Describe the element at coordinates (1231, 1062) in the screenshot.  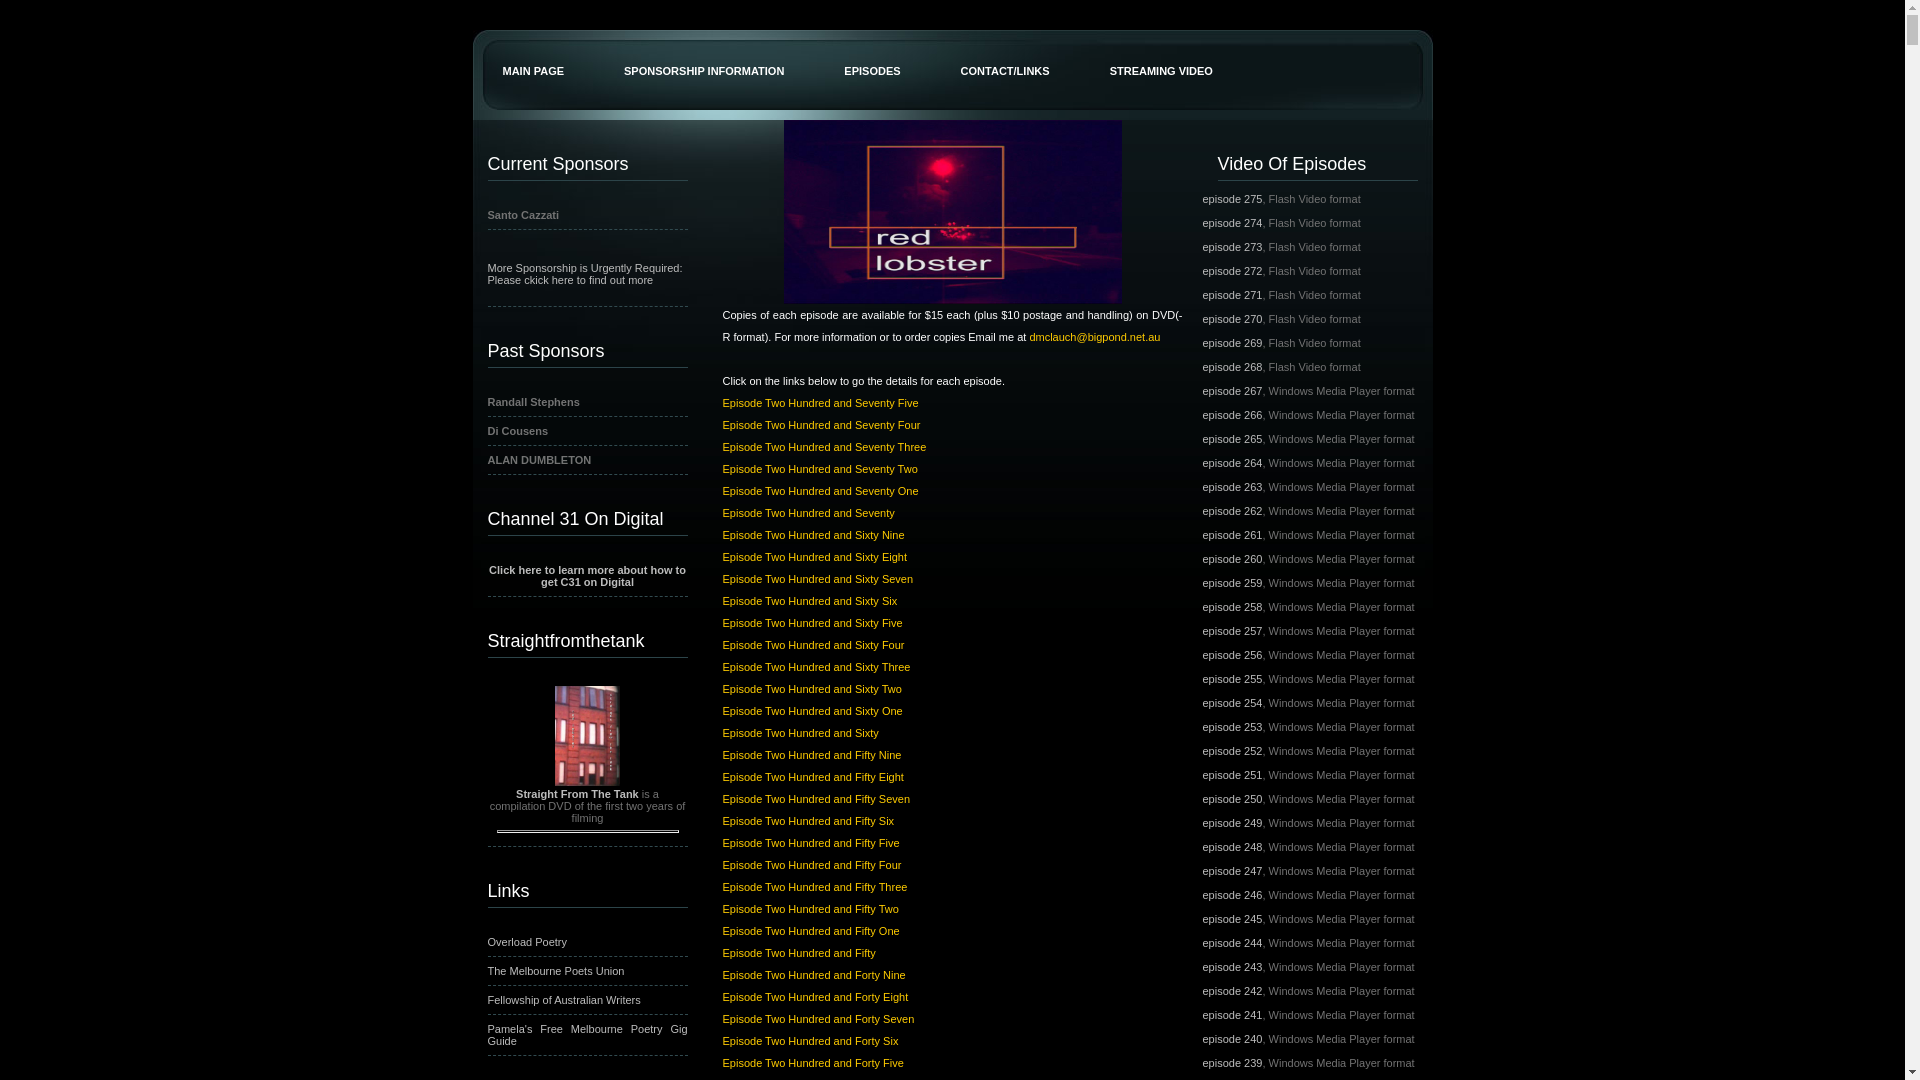
I see `'episode 239'` at that location.